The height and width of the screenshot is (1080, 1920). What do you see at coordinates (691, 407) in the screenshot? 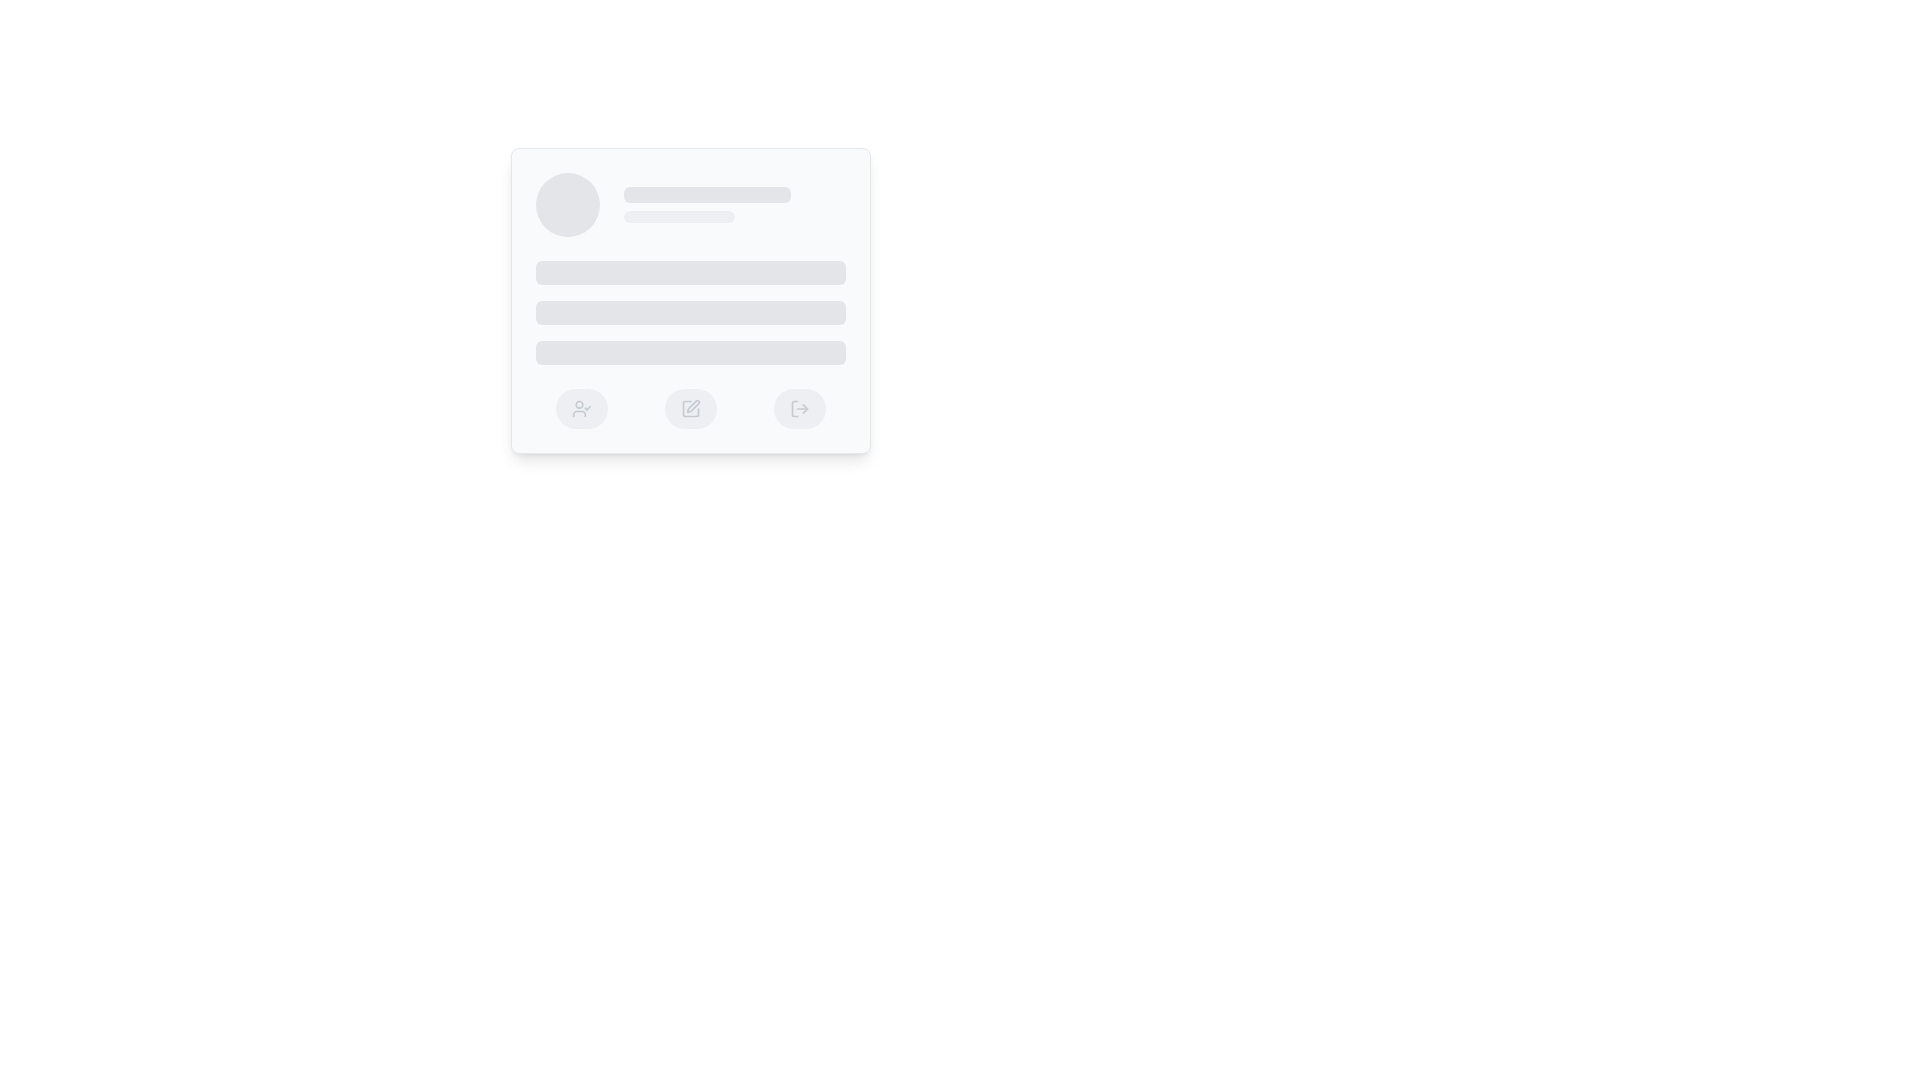
I see `the gray square icon with a diagonal pen overlay` at bounding box center [691, 407].